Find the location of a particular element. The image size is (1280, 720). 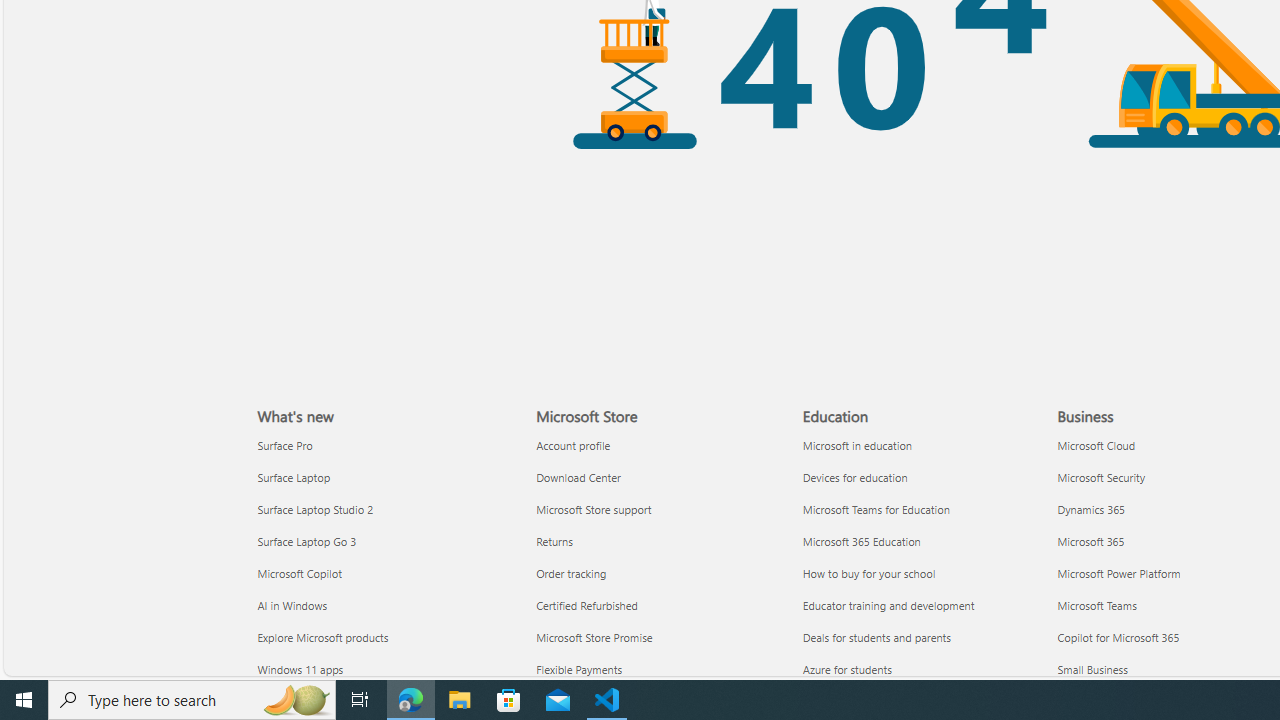

'AI in Windows' is located at coordinates (385, 604).